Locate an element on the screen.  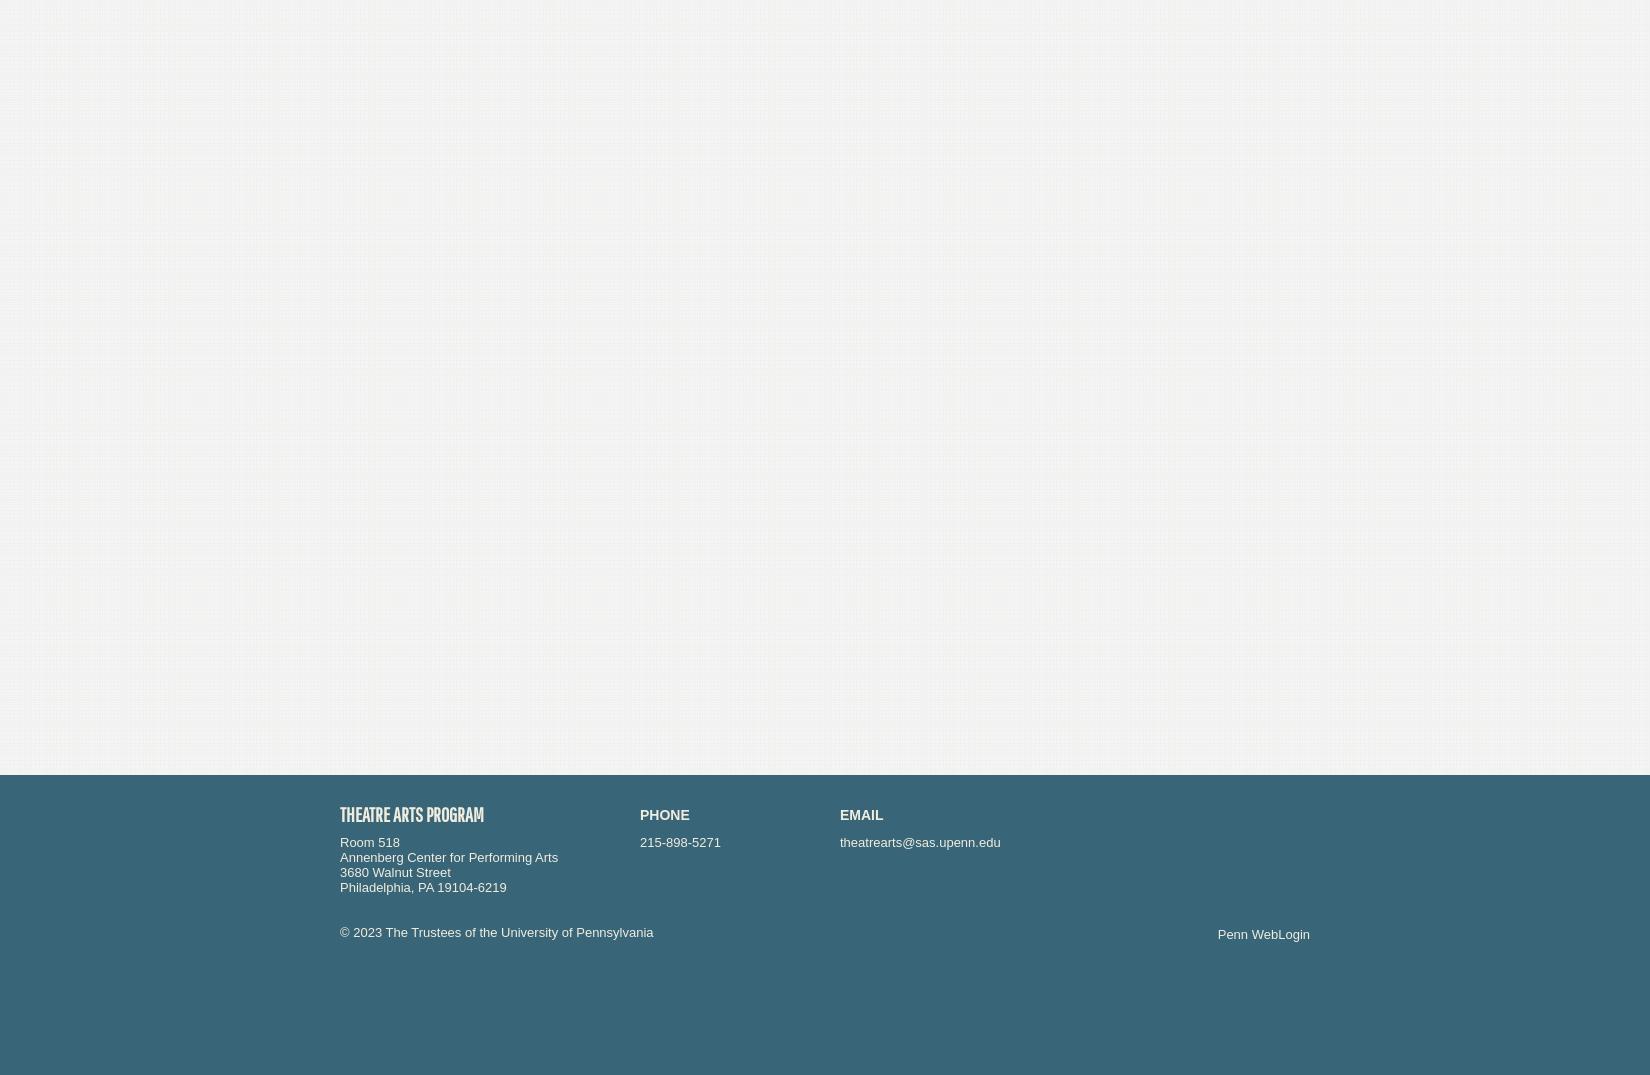
'Annenberg Center for Performing Arts' is located at coordinates (340, 857).